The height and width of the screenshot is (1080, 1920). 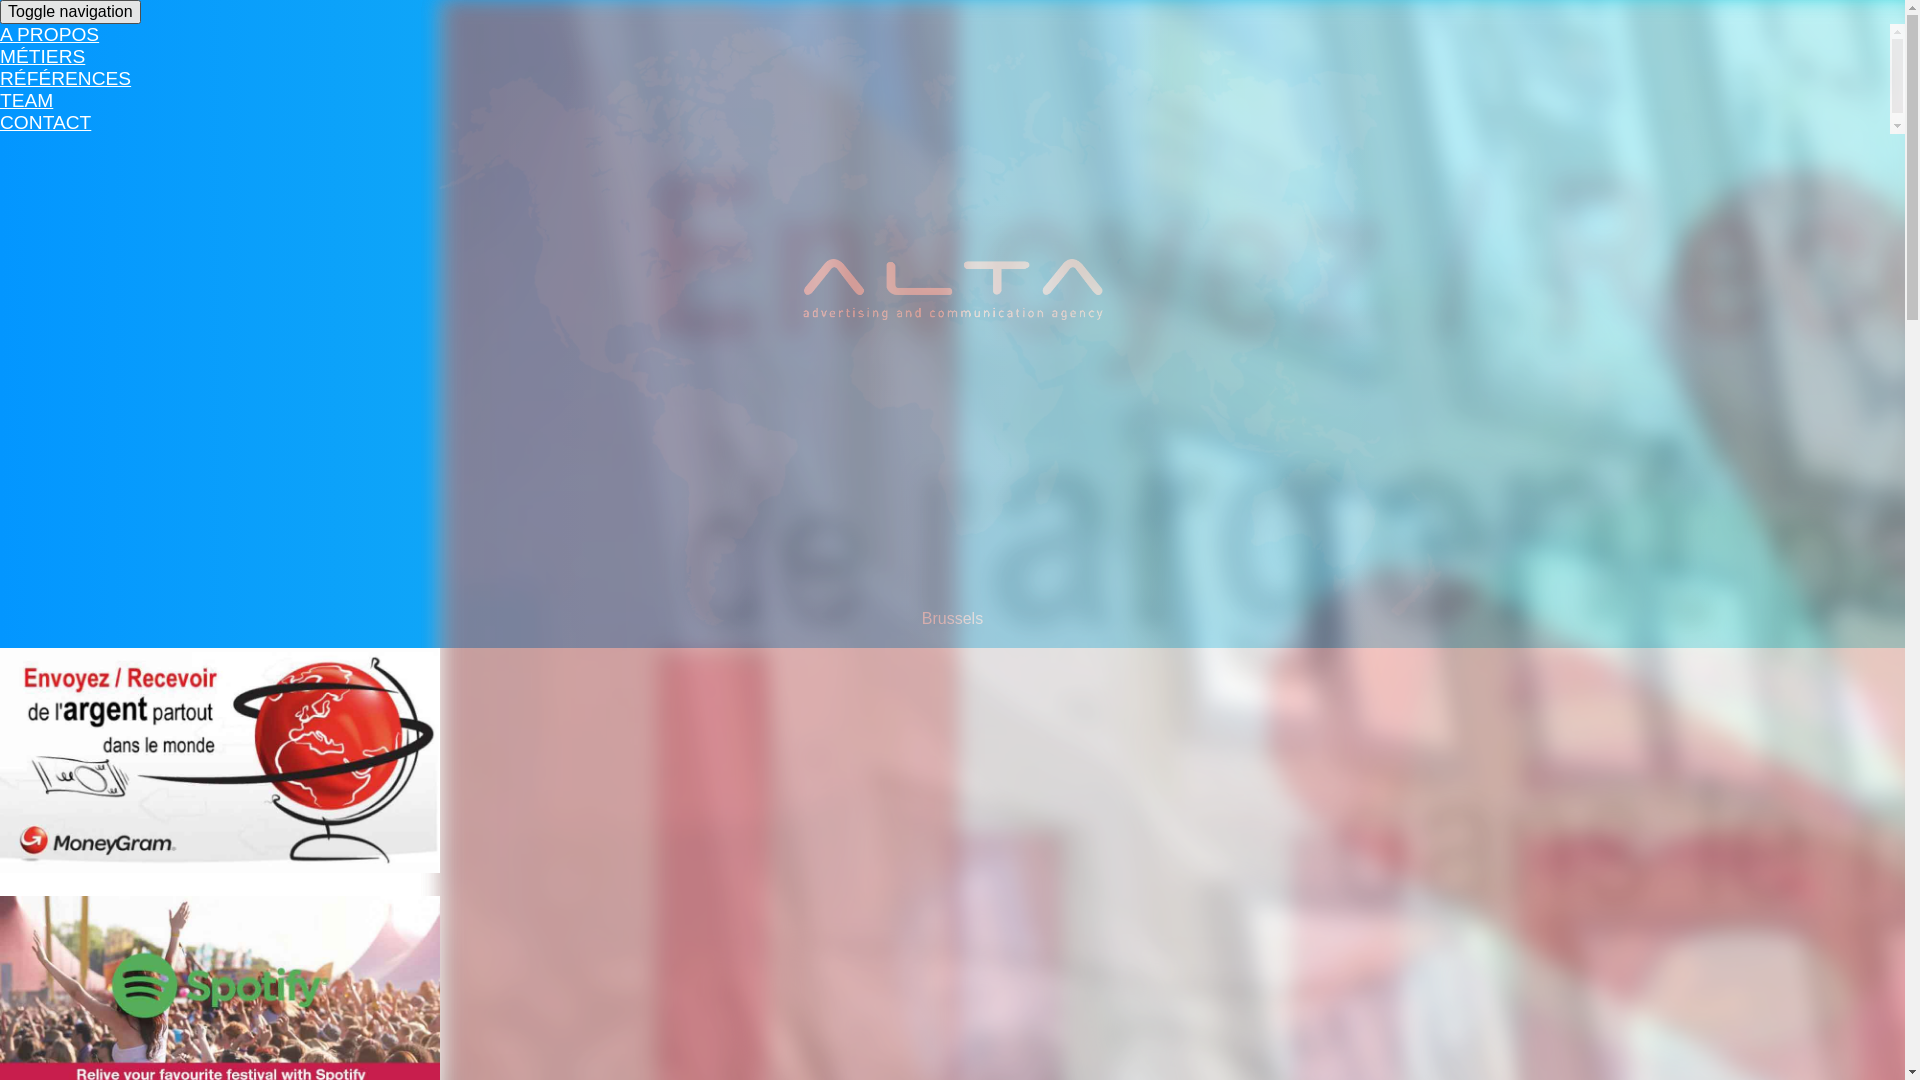 I want to click on 'CONTACT', so click(x=45, y=127).